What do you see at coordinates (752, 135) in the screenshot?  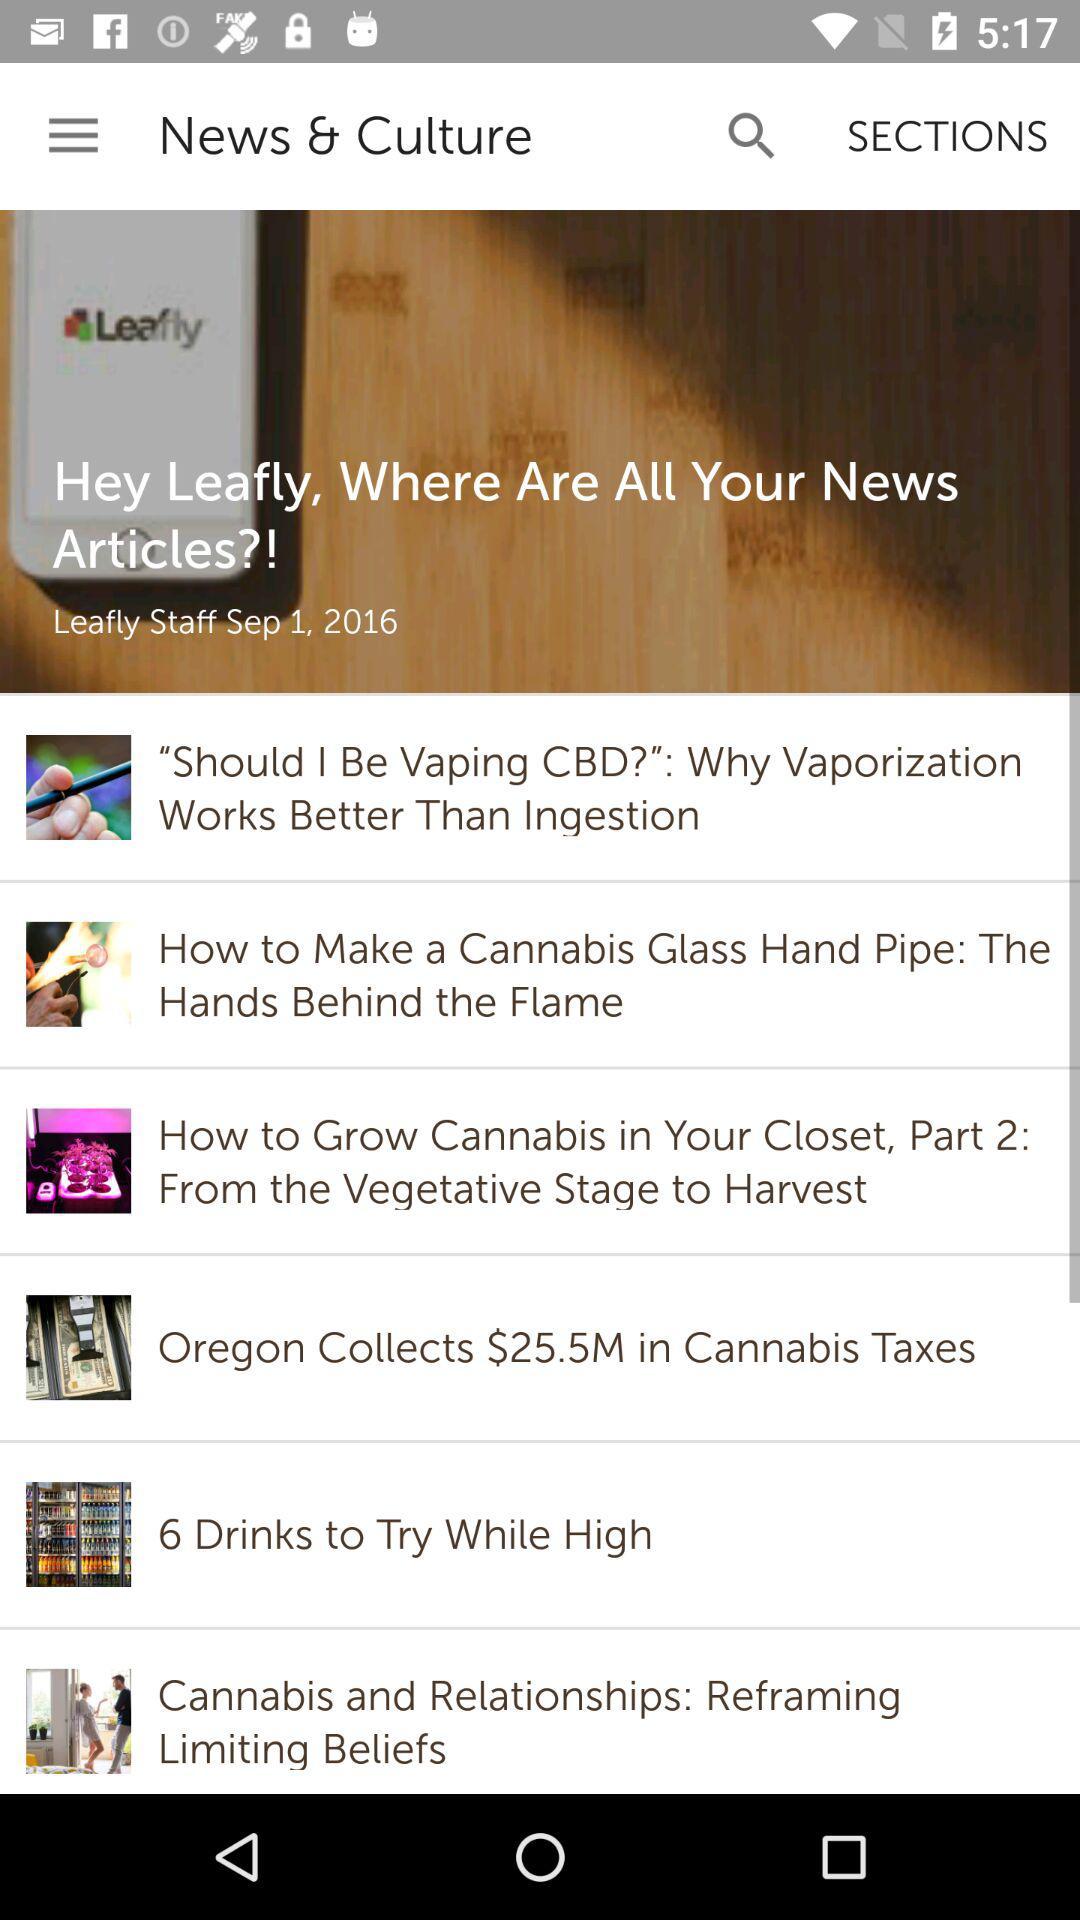 I see `the icon to the left of the sections` at bounding box center [752, 135].